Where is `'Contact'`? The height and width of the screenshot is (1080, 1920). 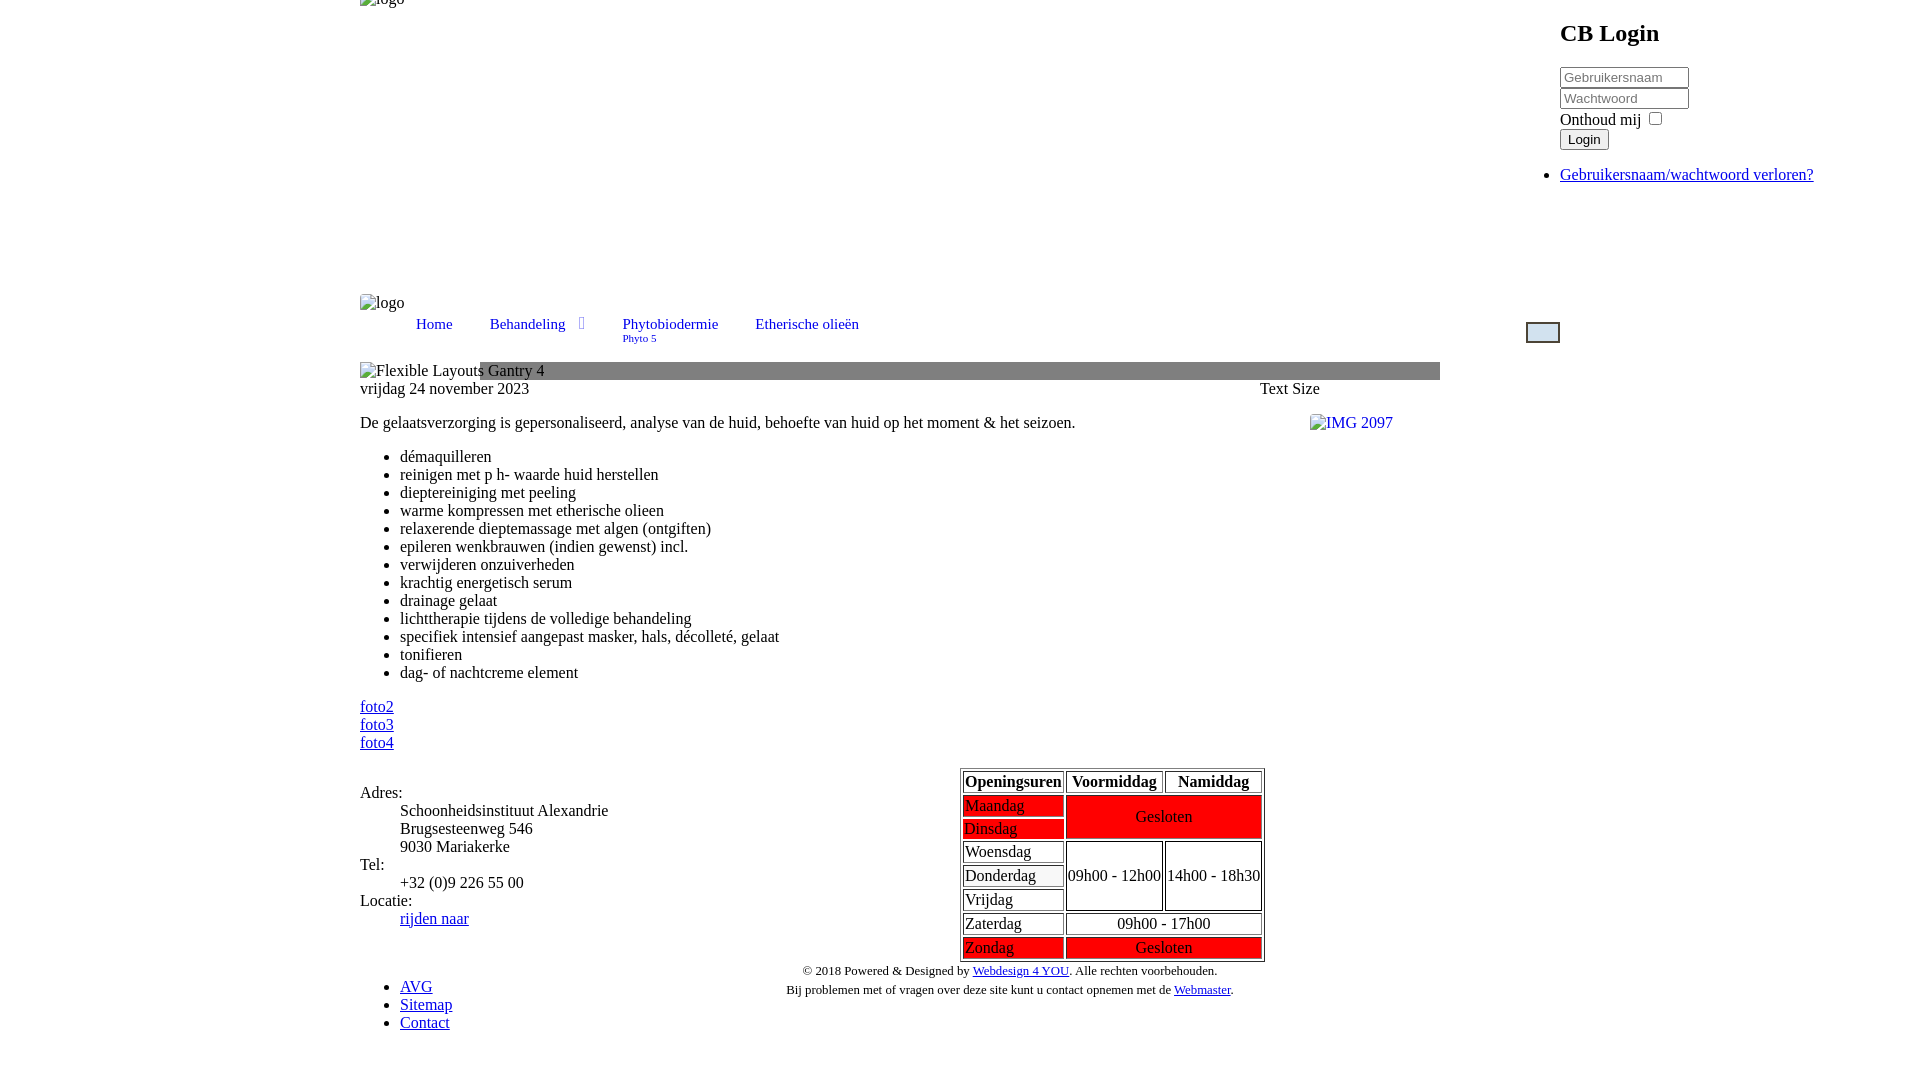
'Contact' is located at coordinates (424, 1022).